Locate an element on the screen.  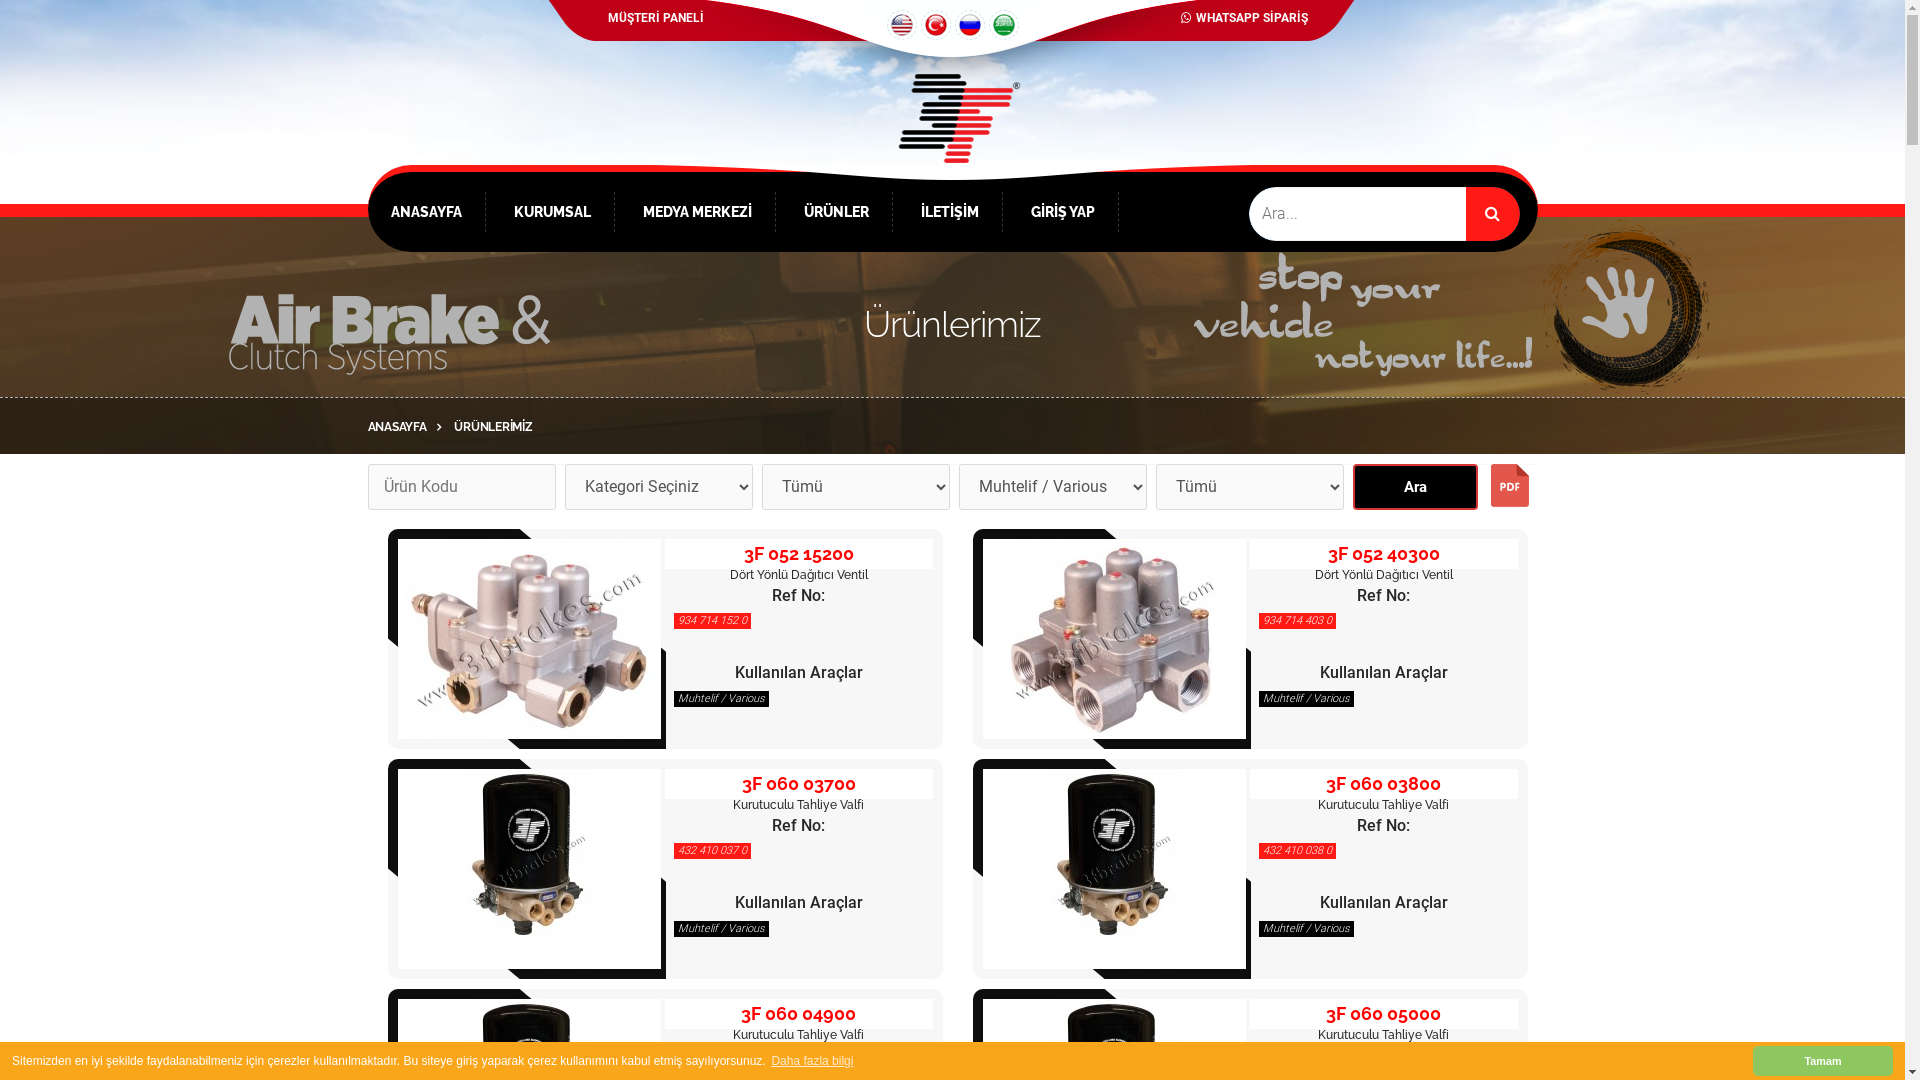
'3F 060 03800' is located at coordinates (1382, 782).